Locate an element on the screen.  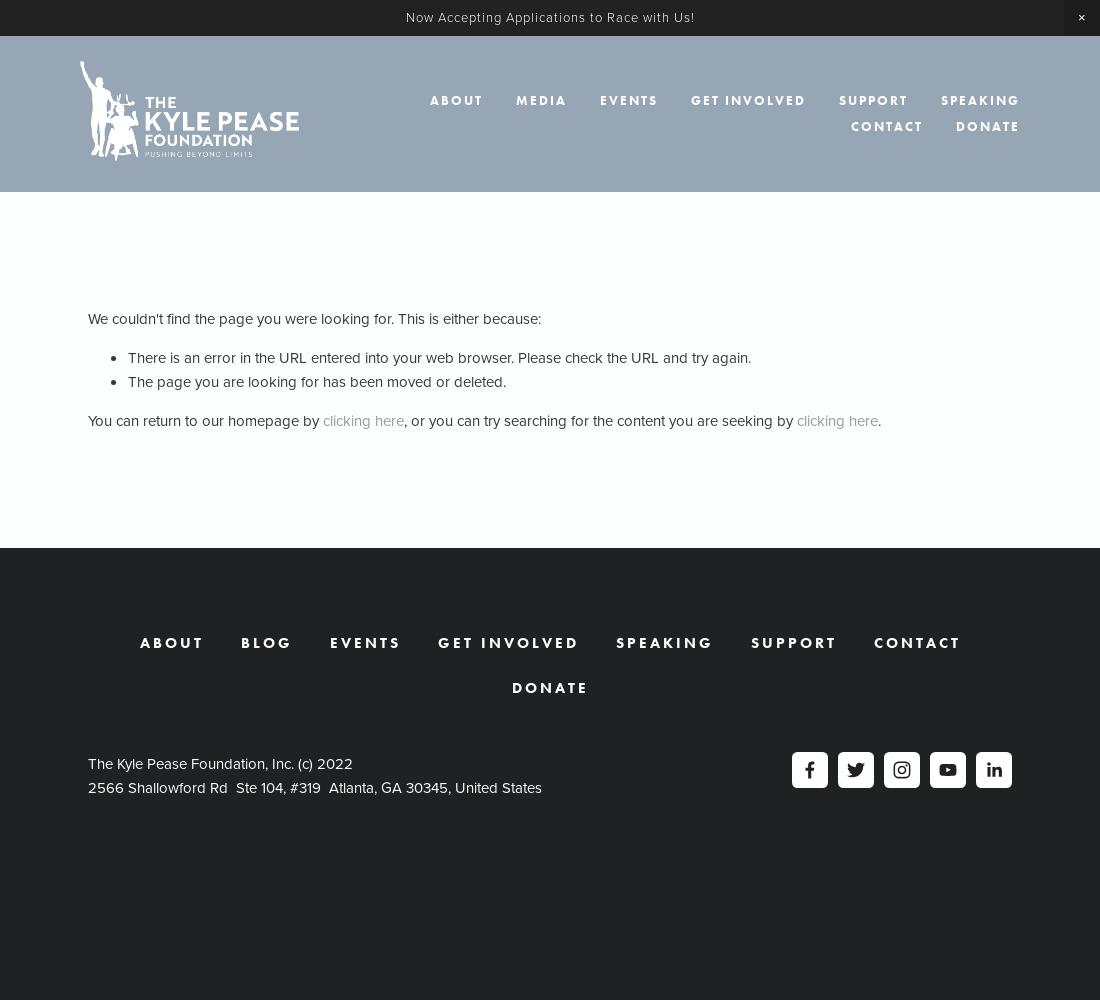
'The page you are looking for has been moved or deleted.' is located at coordinates (316, 382).